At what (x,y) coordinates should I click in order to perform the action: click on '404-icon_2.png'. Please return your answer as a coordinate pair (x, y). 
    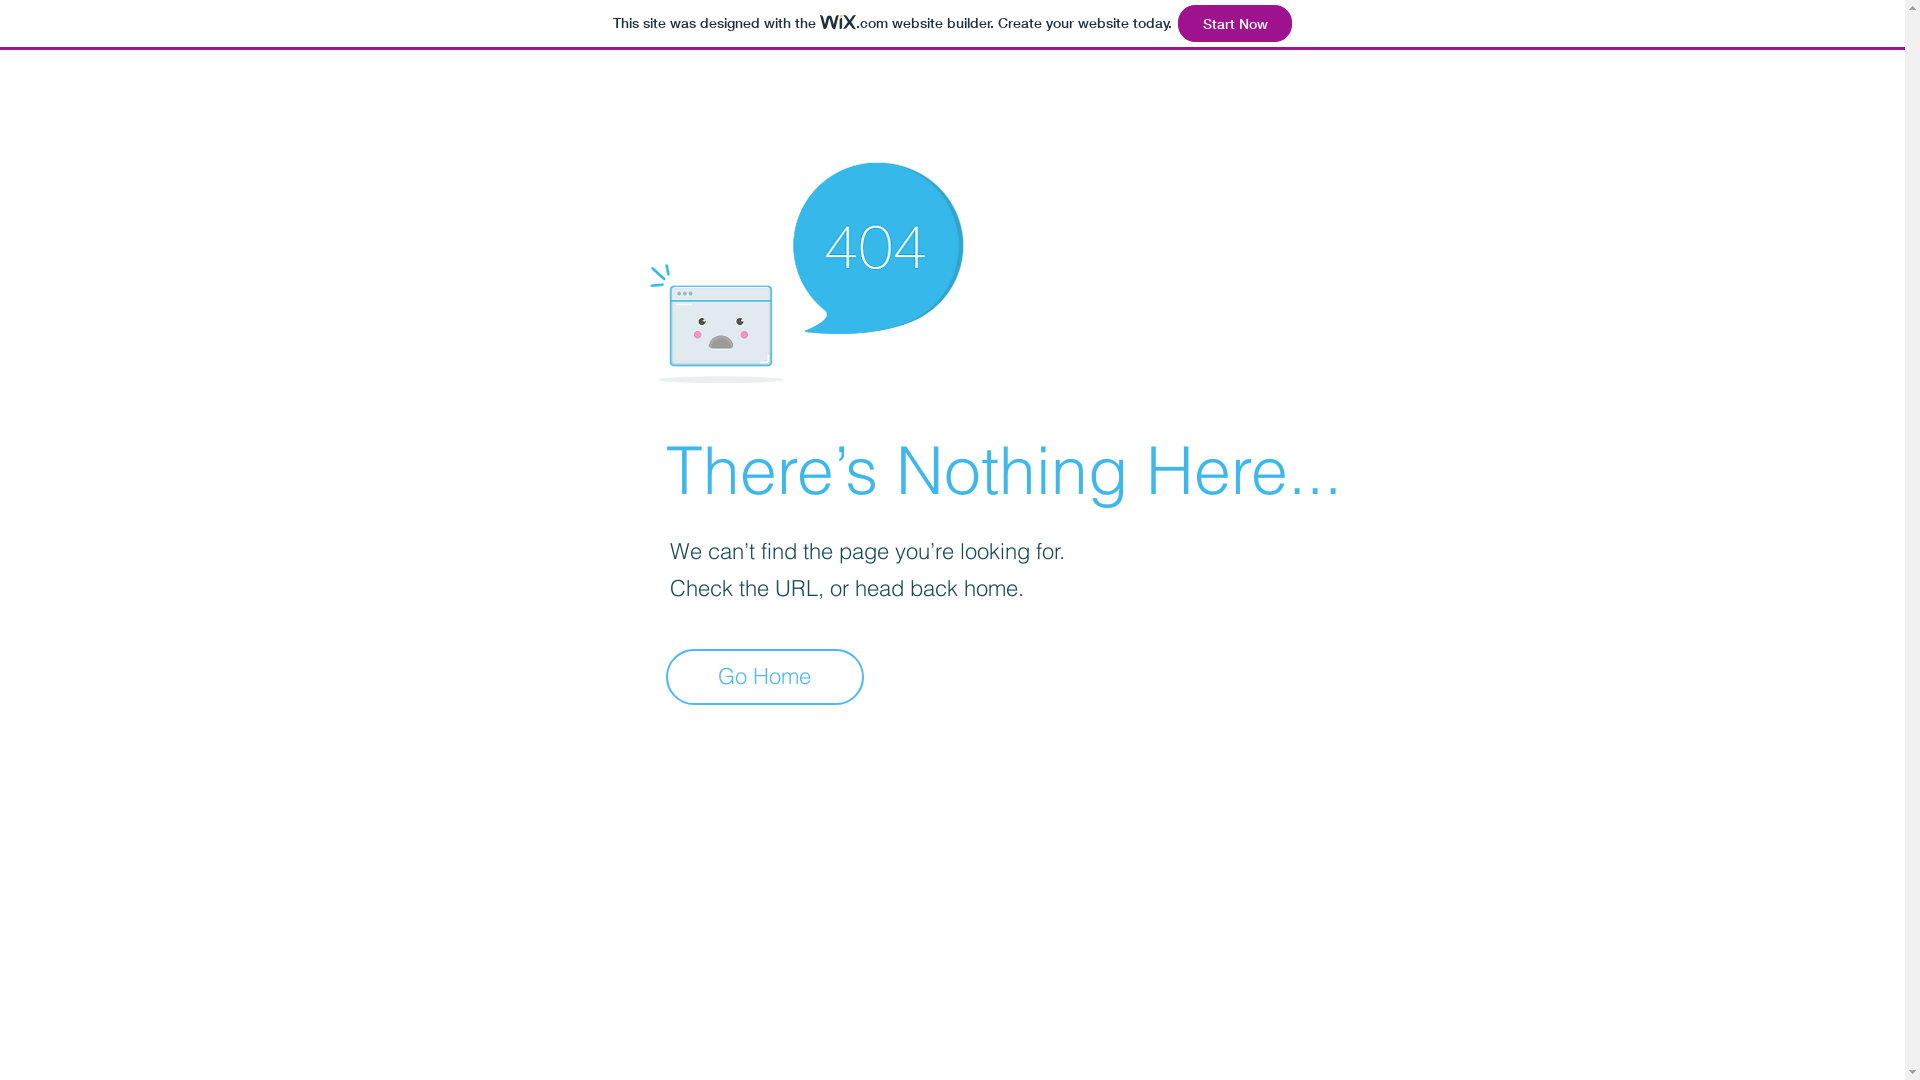
    Looking at the image, I should click on (805, 266).